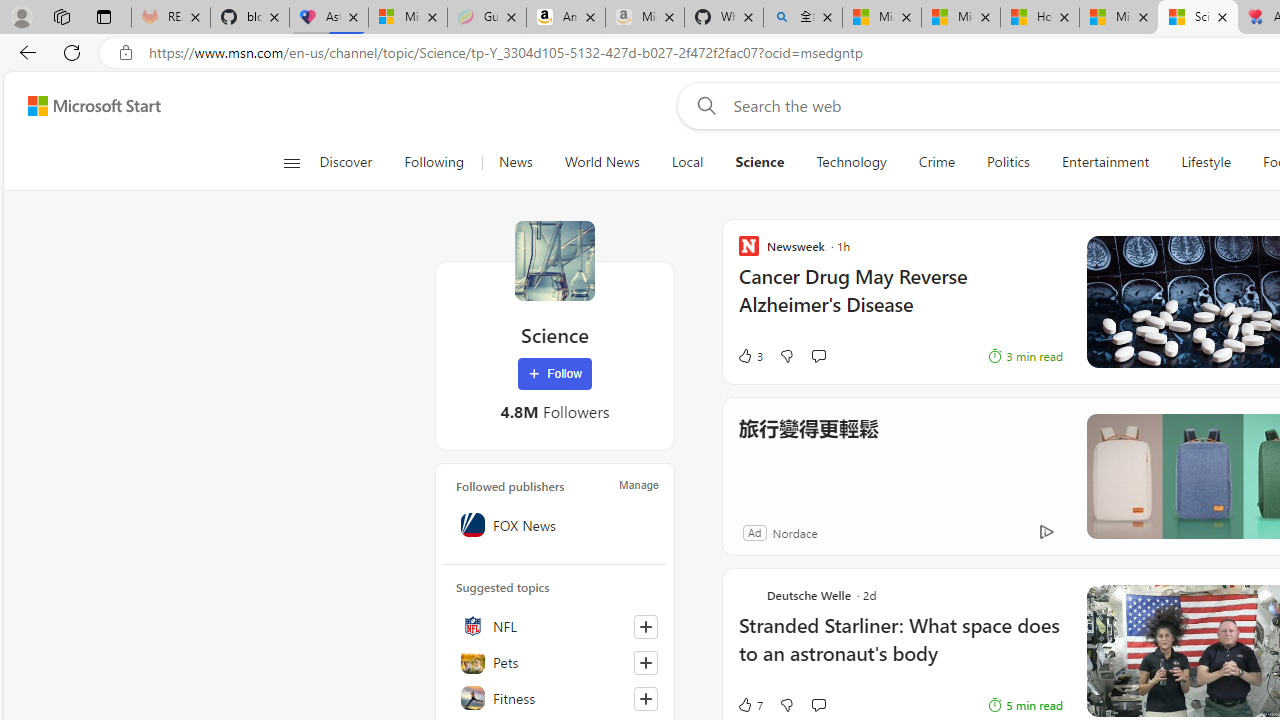  I want to click on '3 Like', so click(748, 355).